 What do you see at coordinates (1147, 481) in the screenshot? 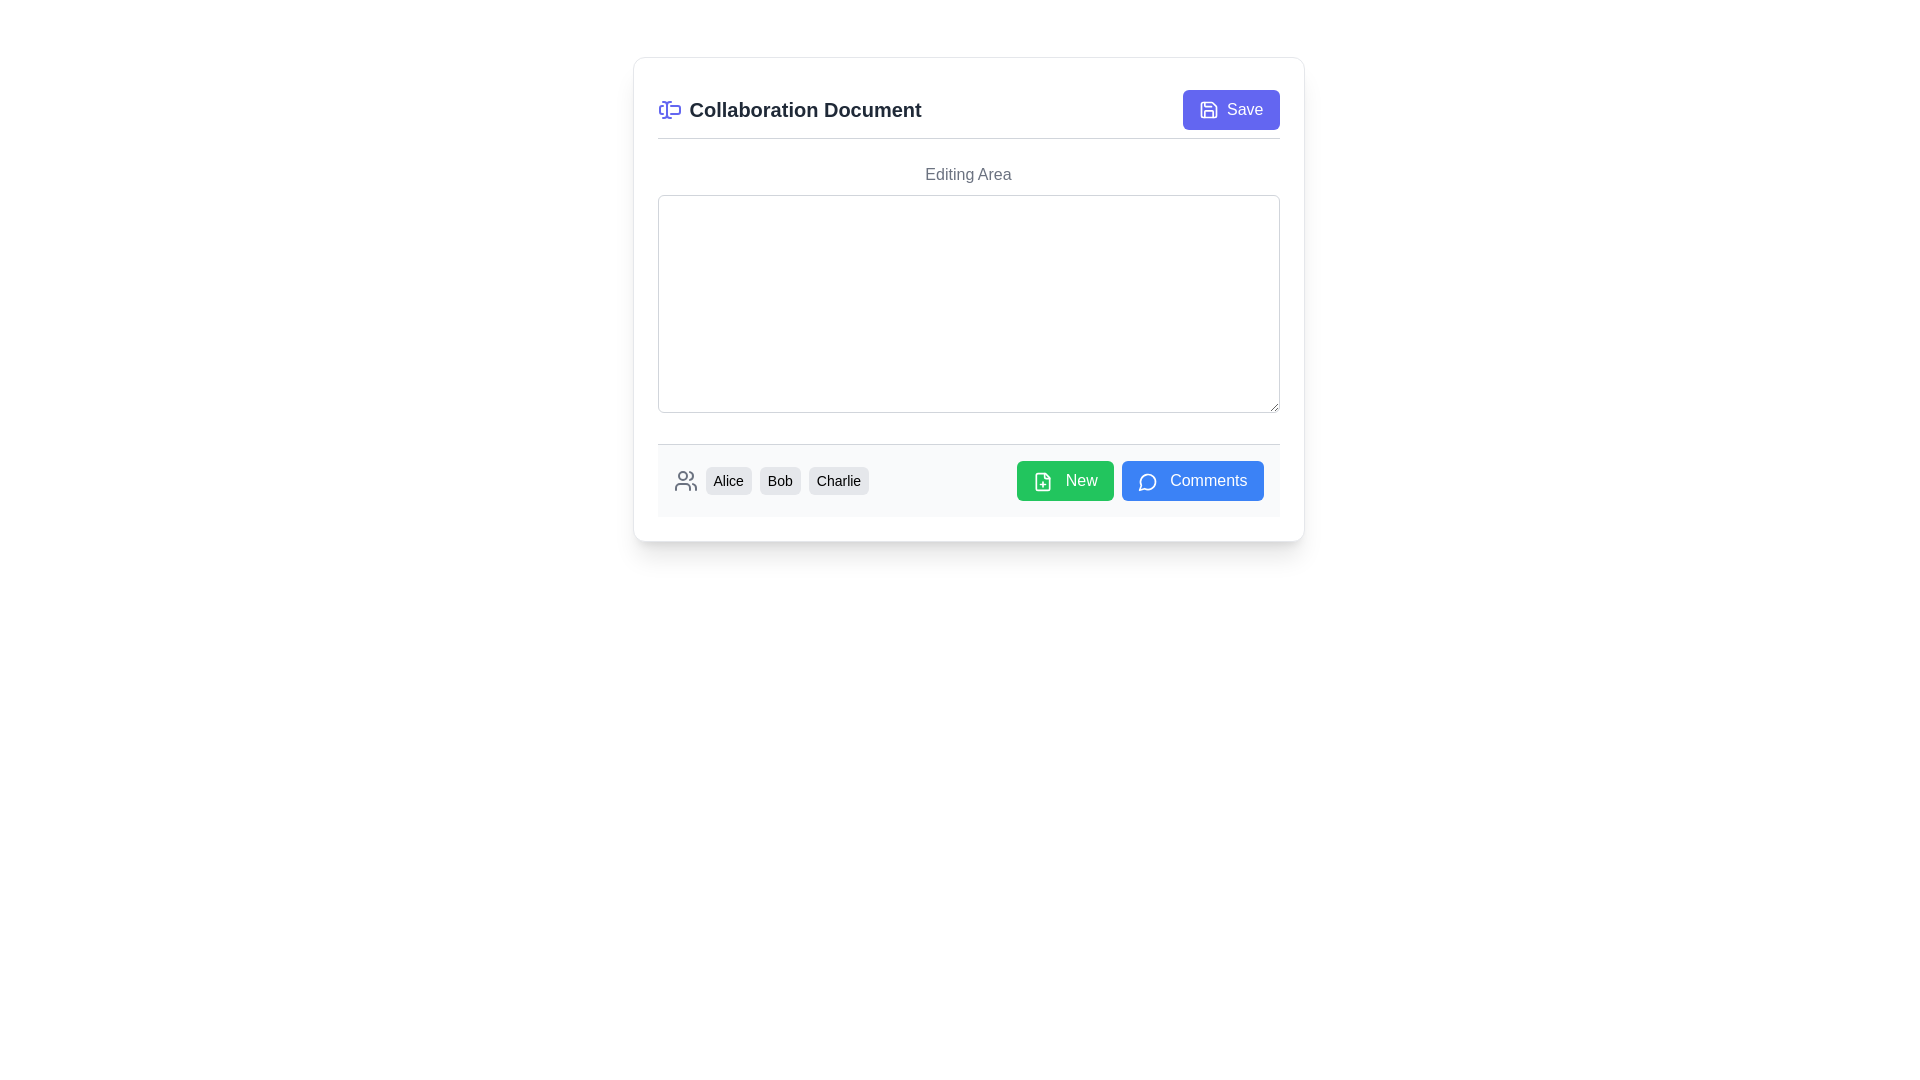
I see `the 'comments' icon located on the left side of the 'Comments' button to enhance its functionality` at bounding box center [1147, 481].